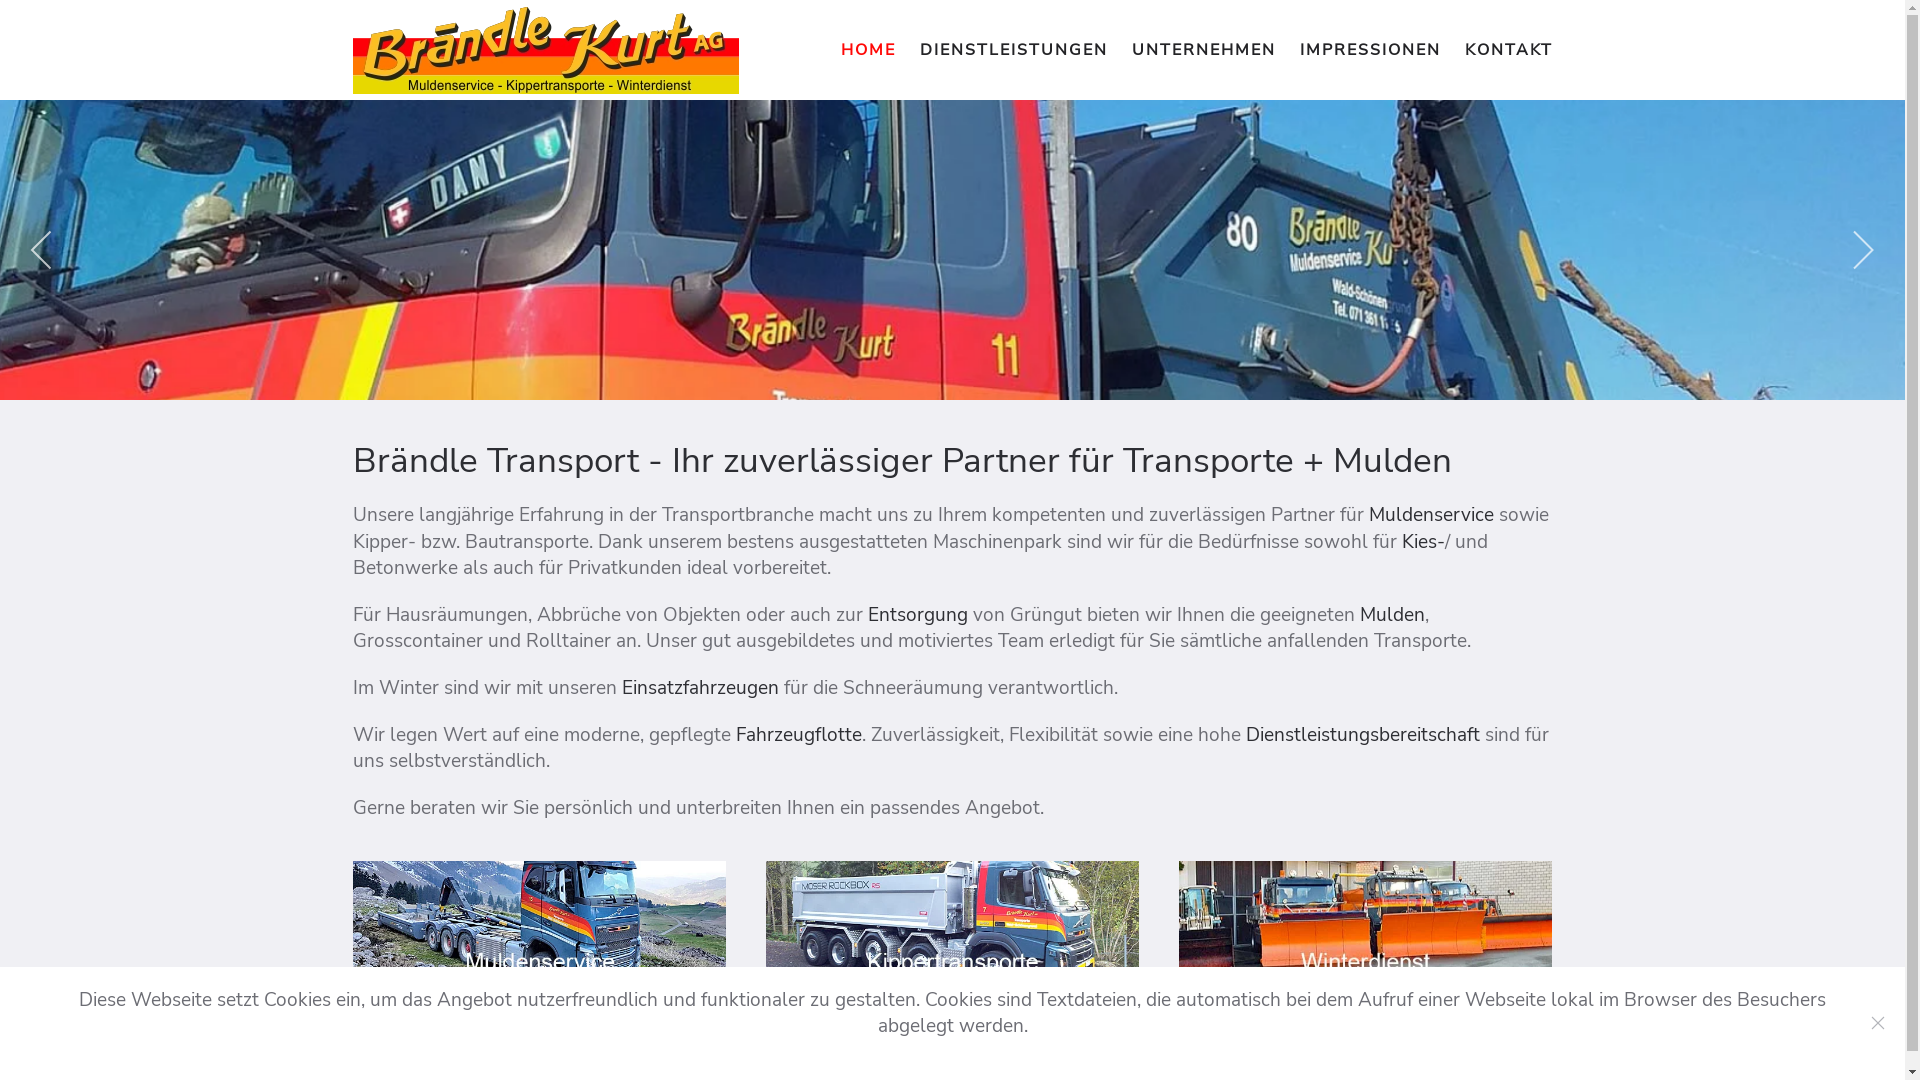 Image resolution: width=1920 pixels, height=1080 pixels. What do you see at coordinates (1422, 542) in the screenshot?
I see `'Kies-'` at bounding box center [1422, 542].